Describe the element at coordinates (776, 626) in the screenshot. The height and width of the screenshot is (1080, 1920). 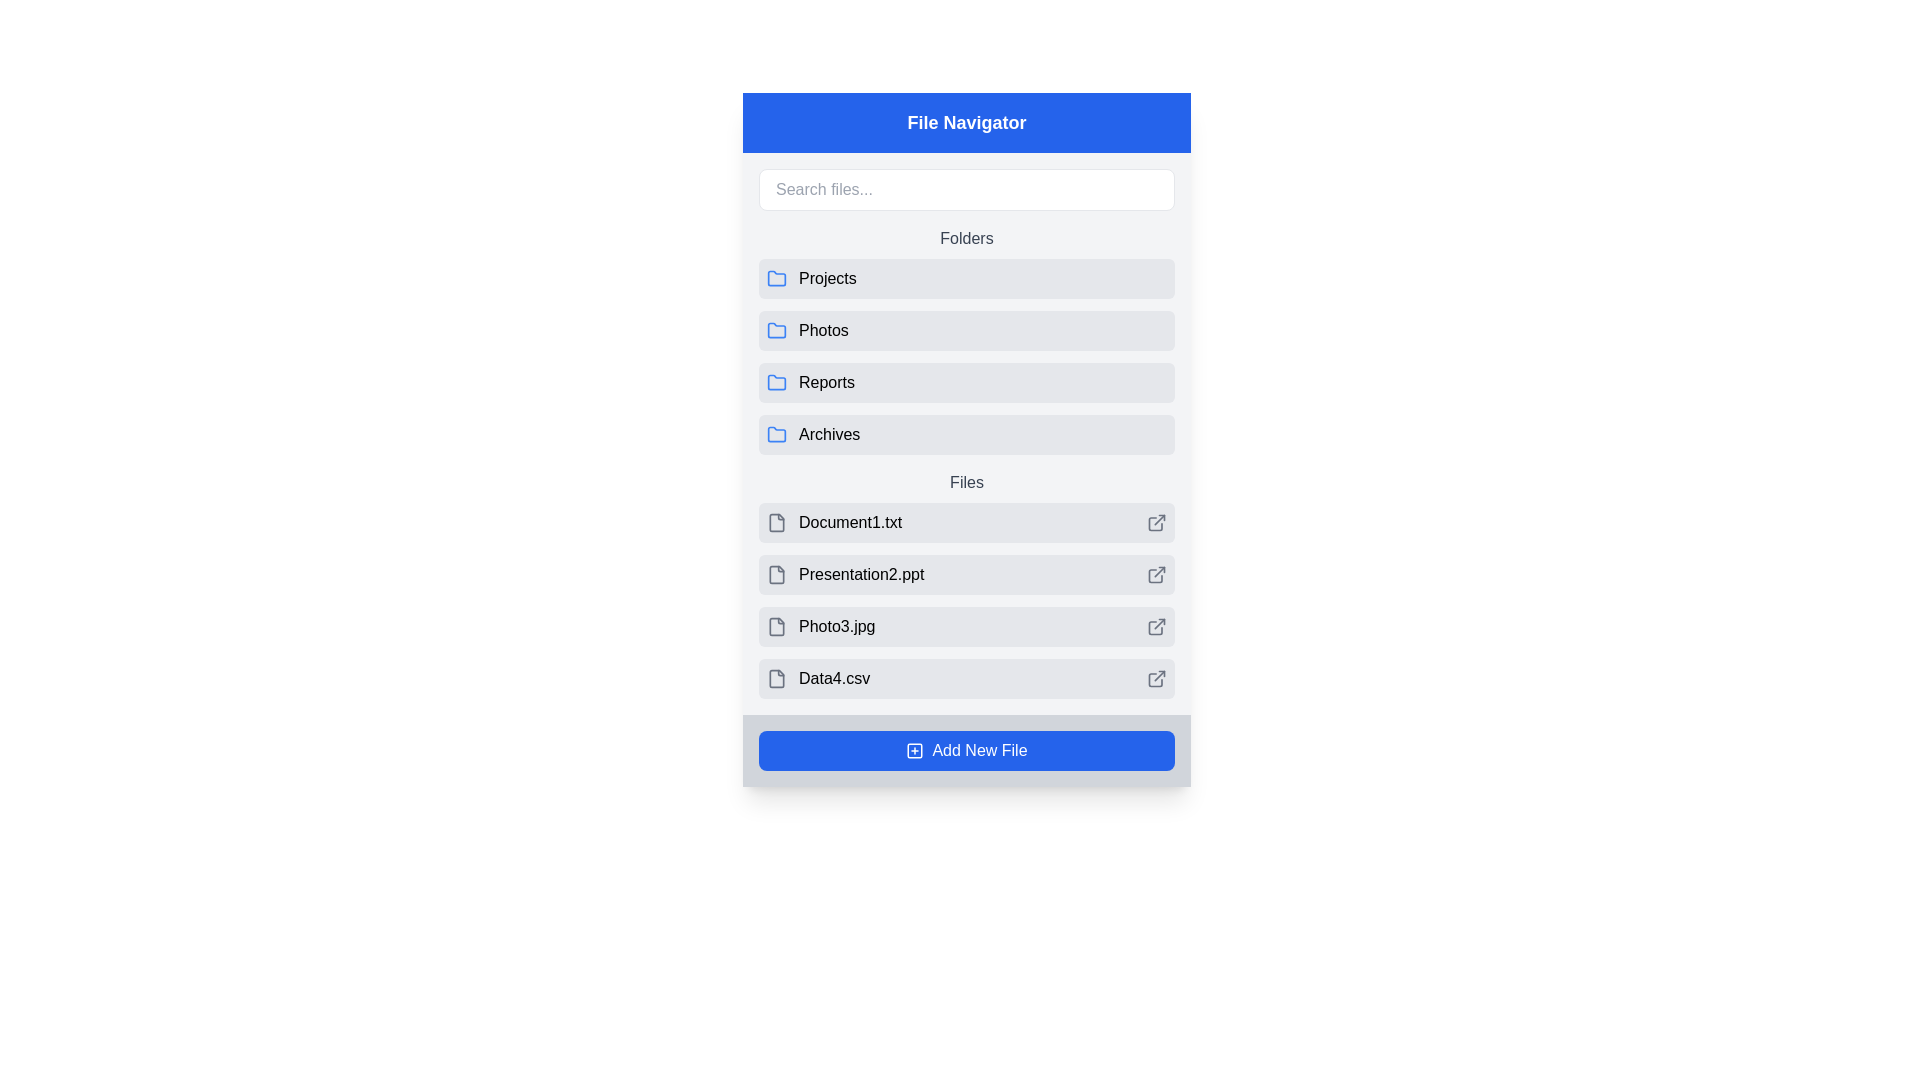
I see `the file icon representing 'Photo3.jpg', which is a small gray outline of a document with a fold in the top-right corner` at that location.